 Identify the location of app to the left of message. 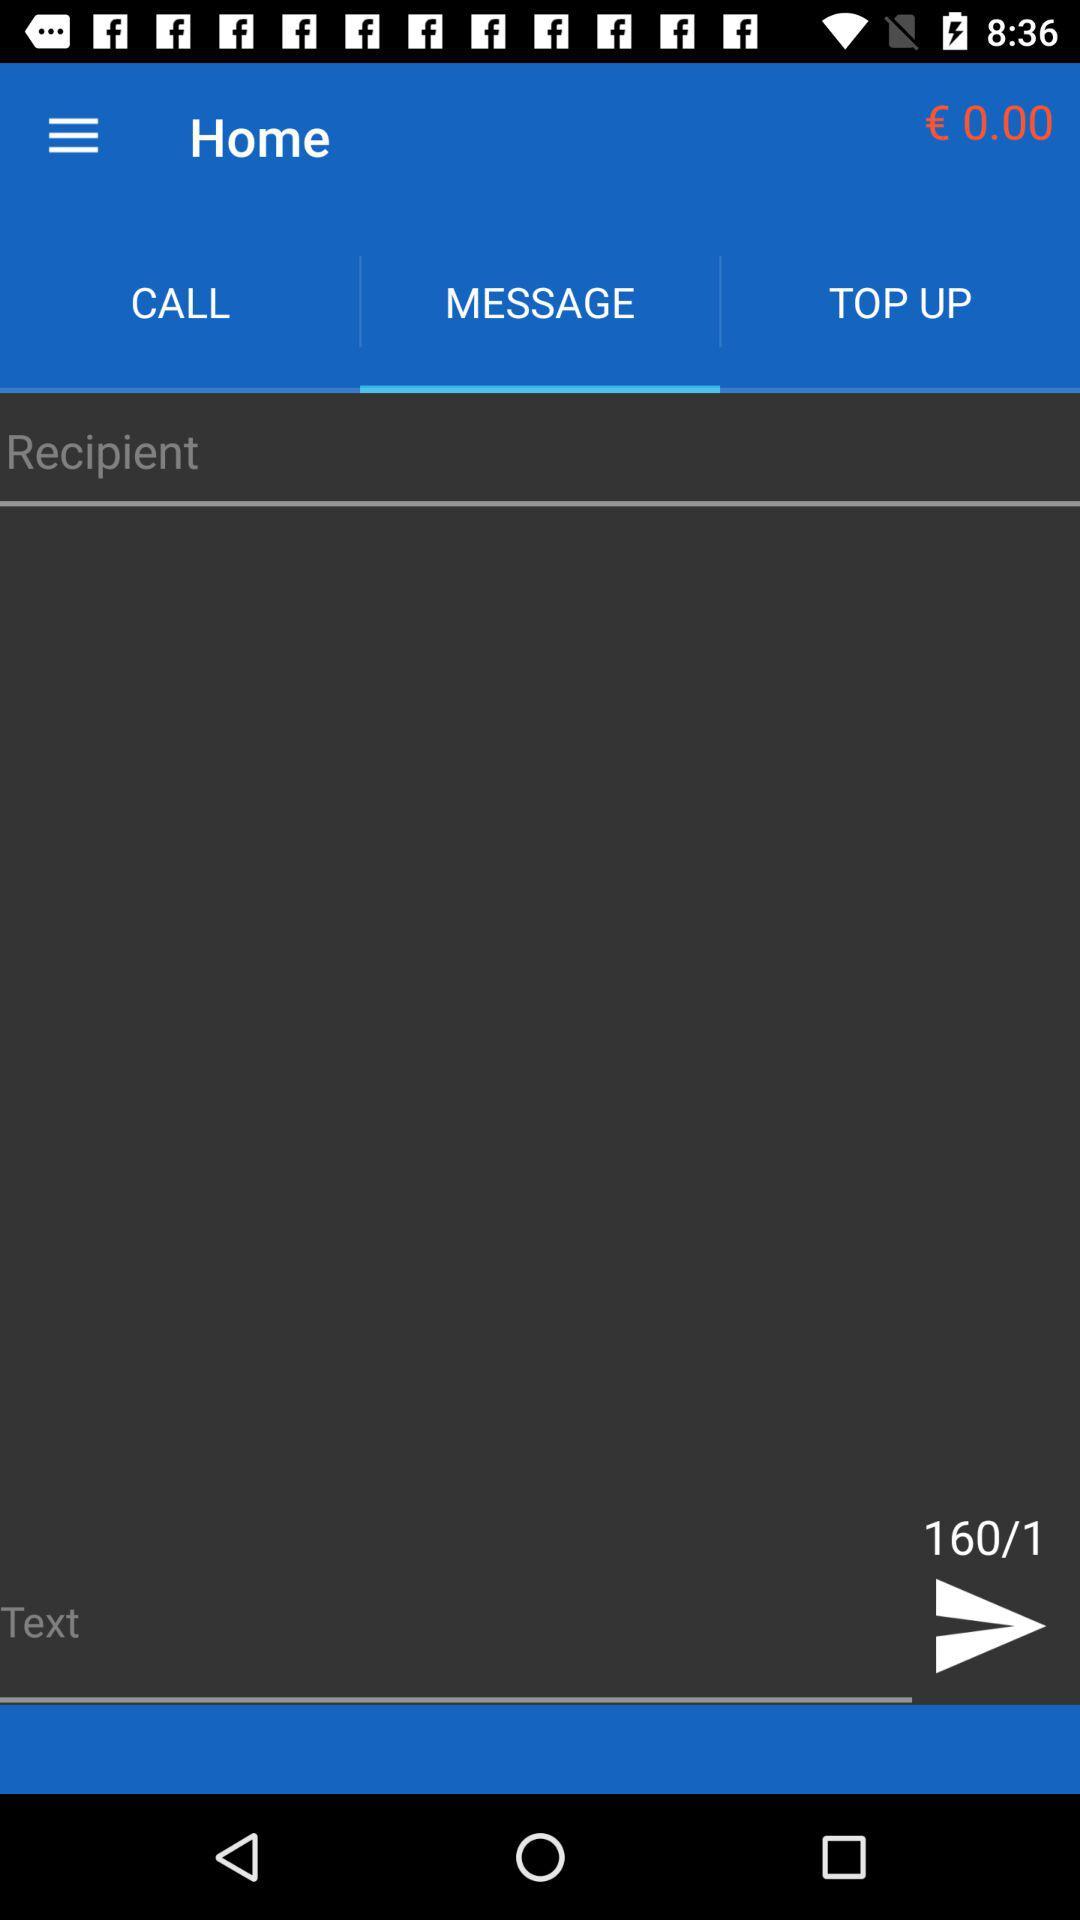
(180, 300).